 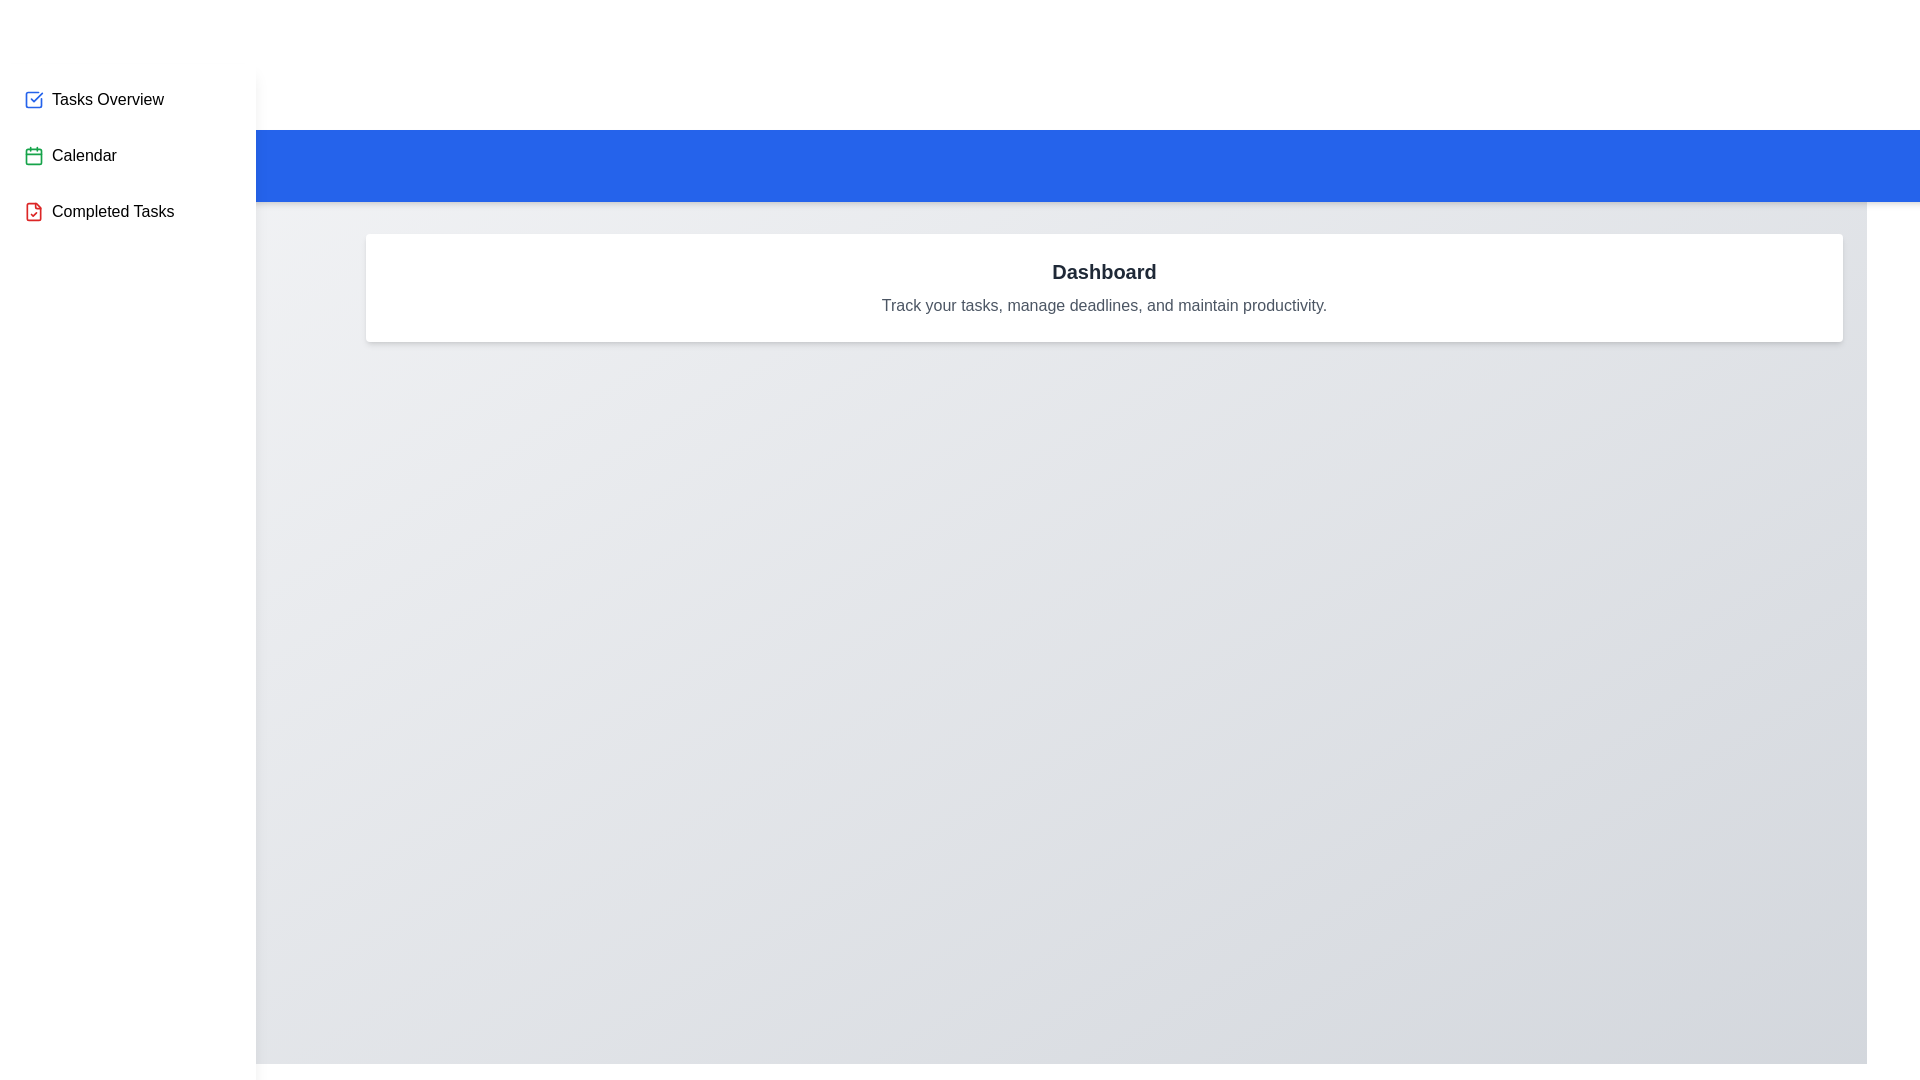 What do you see at coordinates (93, 100) in the screenshot?
I see `the 'Tasks Overview' button which is the first item in the vertical list on the left-hand side of the interface, featuring a blue checkmark icon and black text` at bounding box center [93, 100].